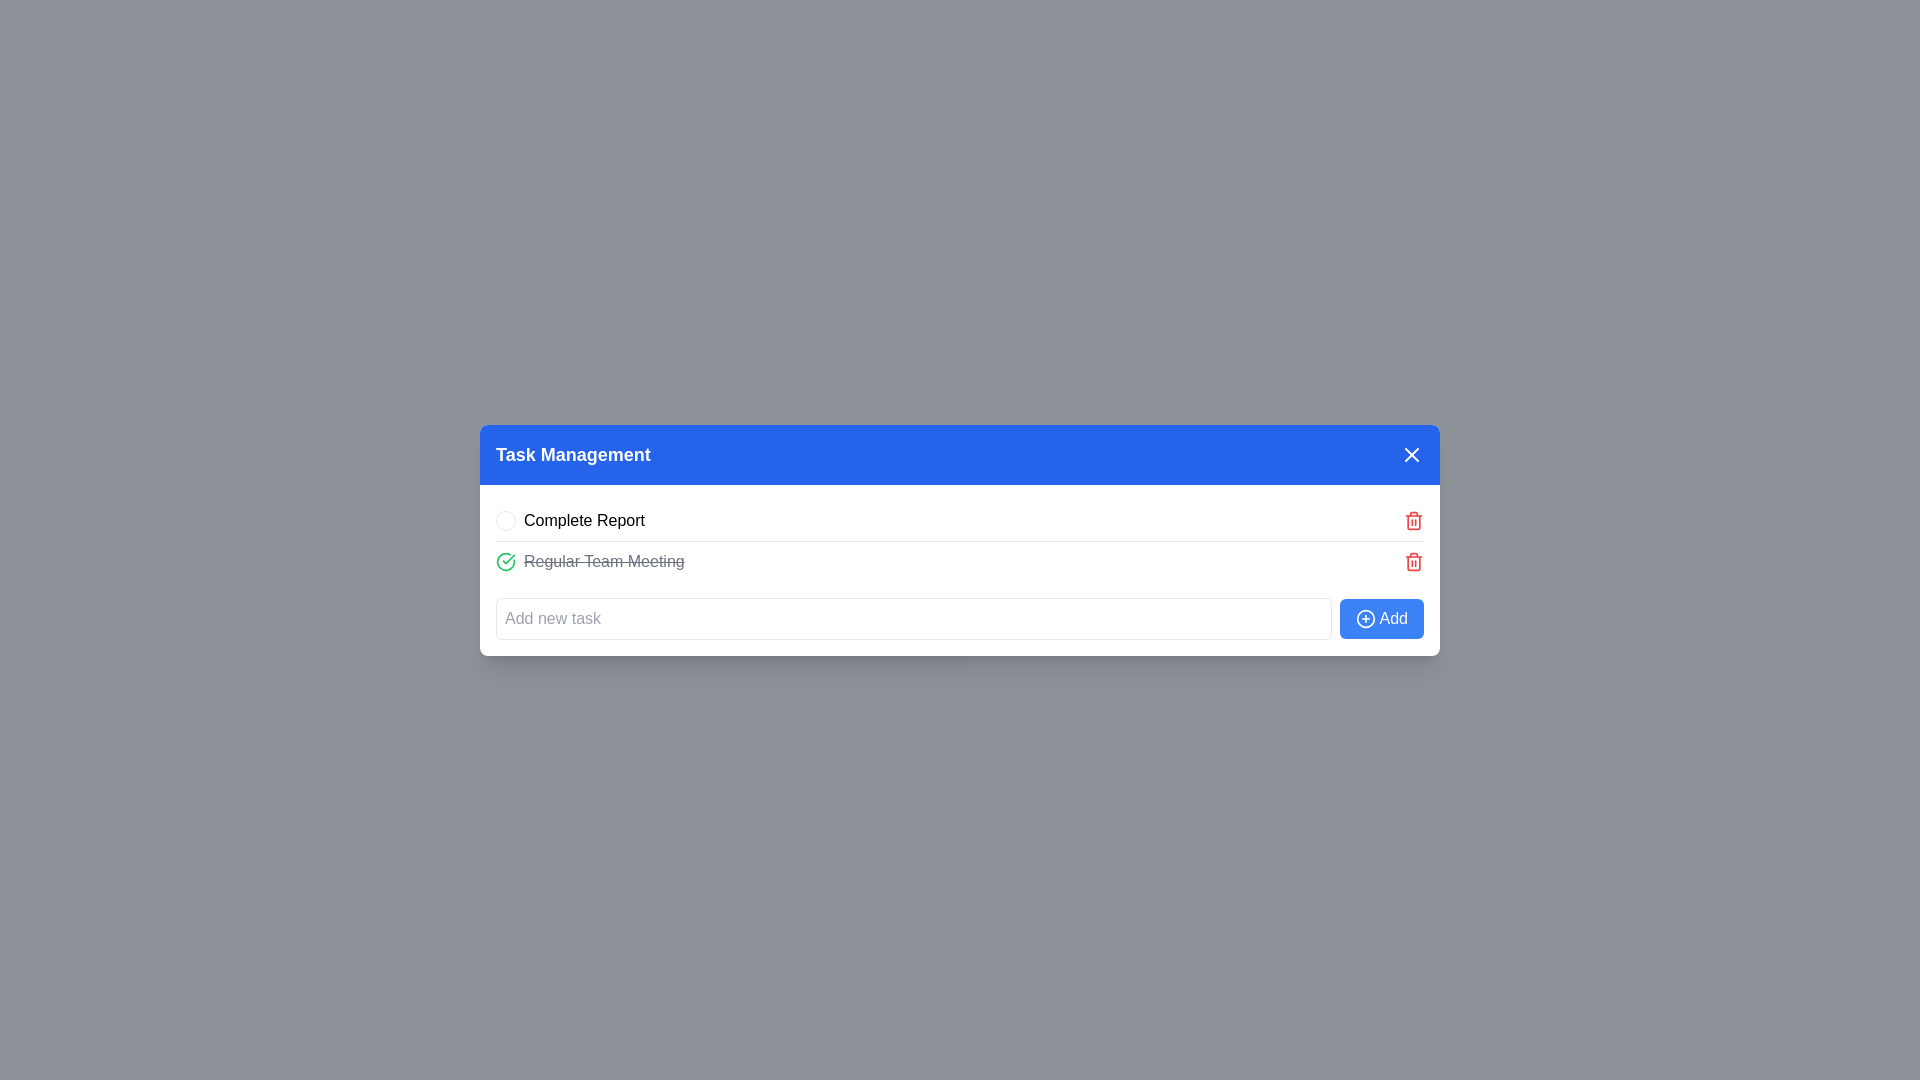 This screenshot has width=1920, height=1080. I want to click on the close button located at the top-right corner of the modal window, so click(1410, 454).